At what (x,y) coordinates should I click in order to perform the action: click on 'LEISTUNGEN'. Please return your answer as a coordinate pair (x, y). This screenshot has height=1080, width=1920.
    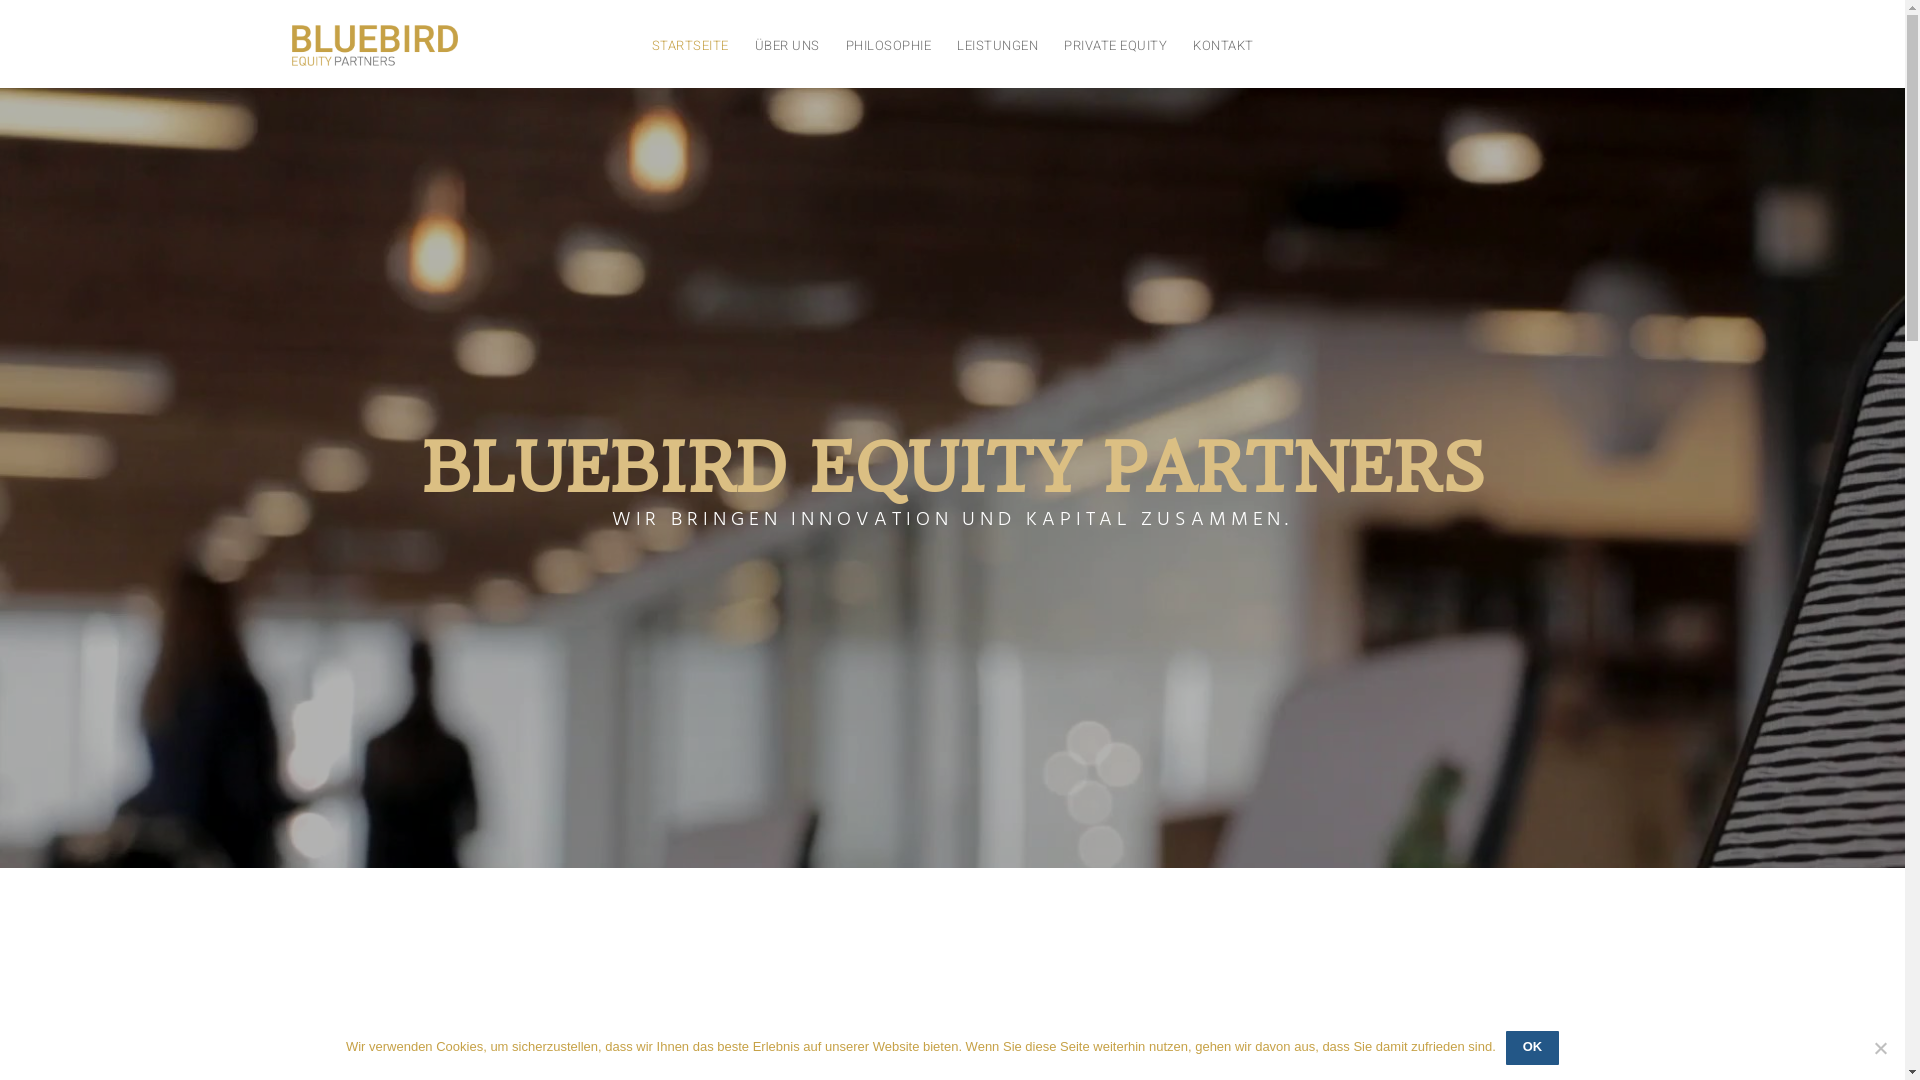
    Looking at the image, I should click on (997, 45).